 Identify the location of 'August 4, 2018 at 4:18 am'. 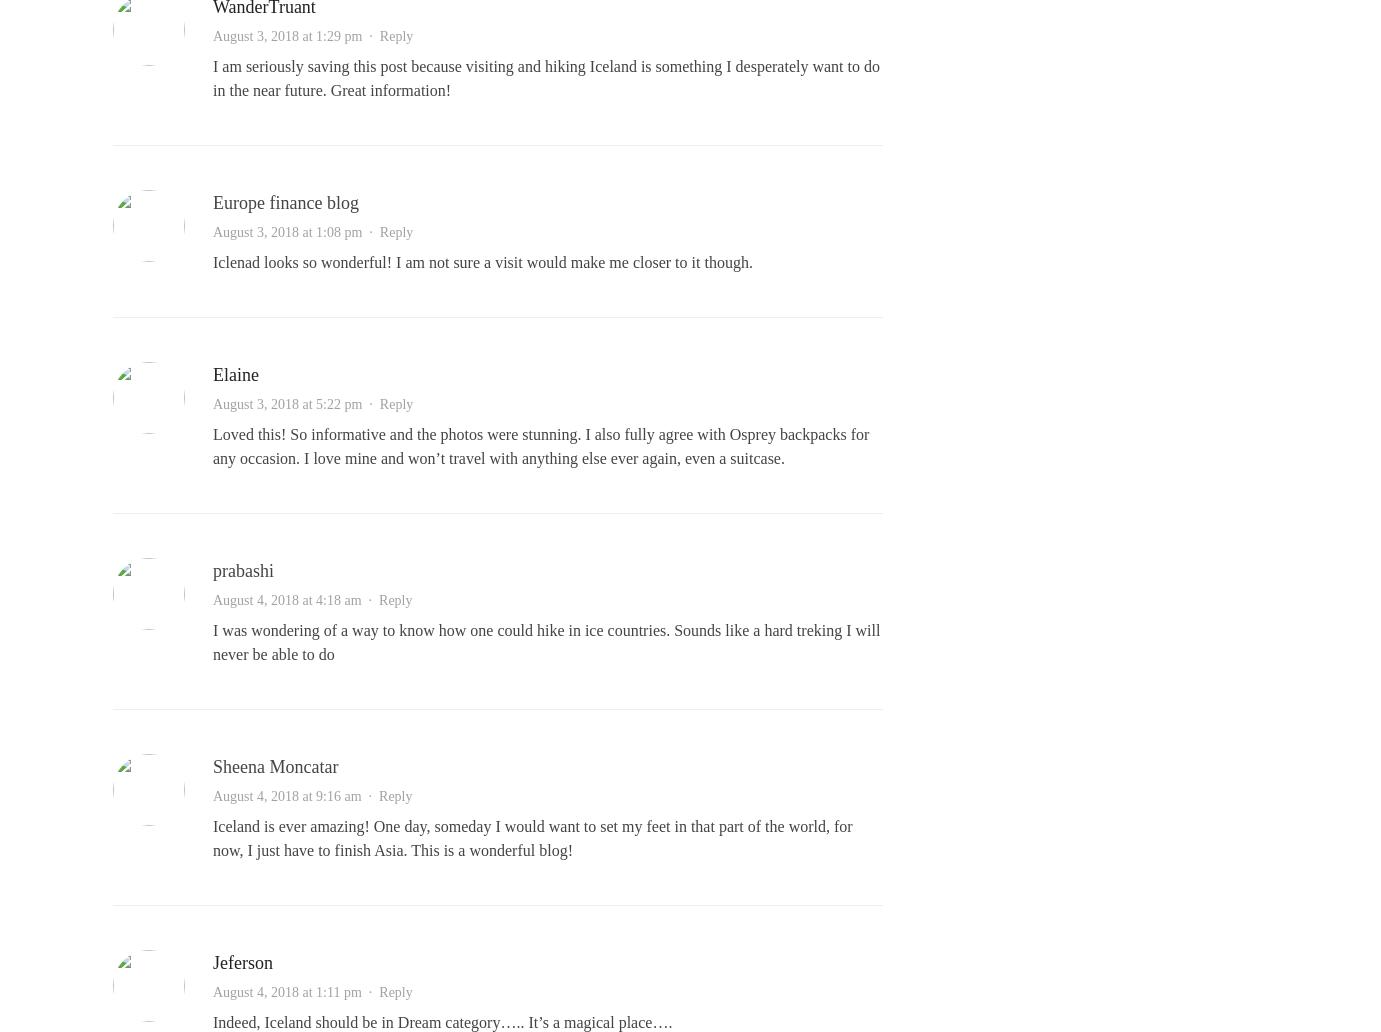
(211, 600).